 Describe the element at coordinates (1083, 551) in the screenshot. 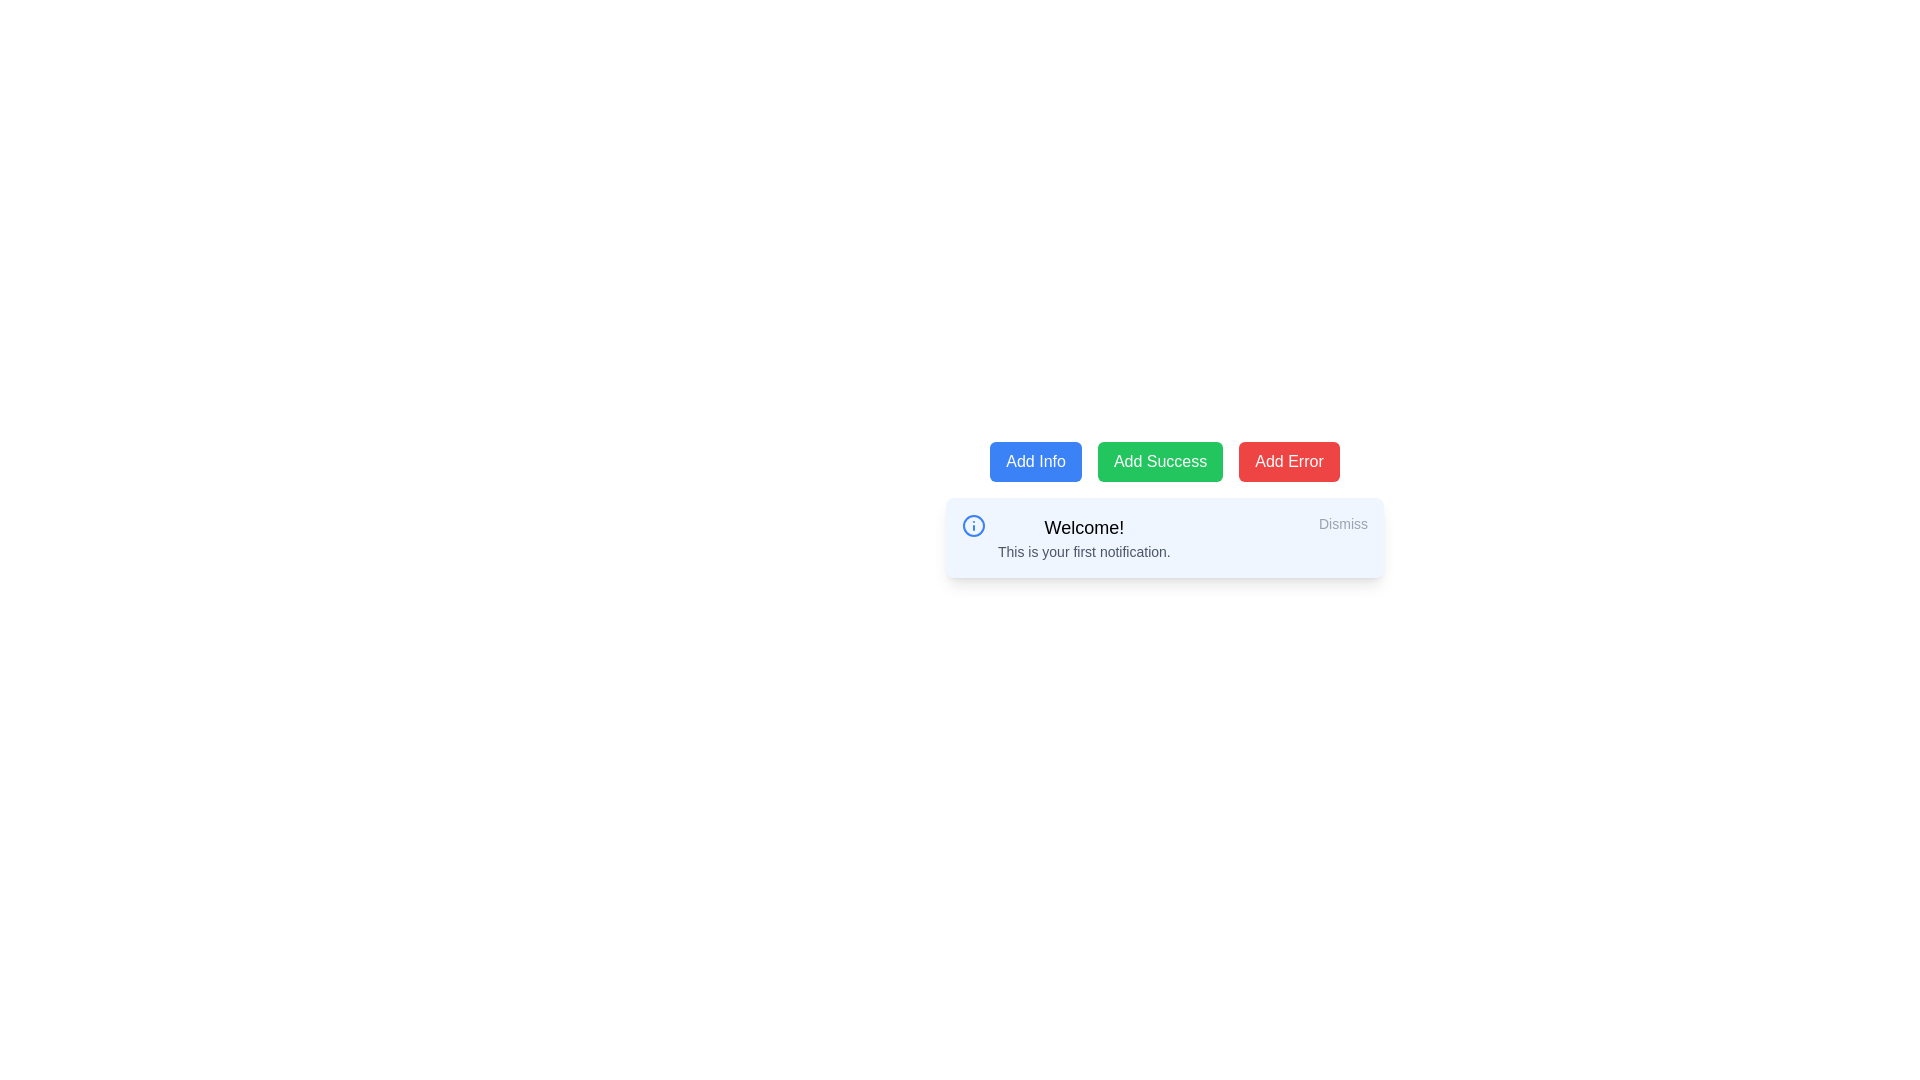

I see `the text label that reads 'This is your first notification.' styled in light gray, located beneath the 'Welcome!' text within the notification card` at that location.